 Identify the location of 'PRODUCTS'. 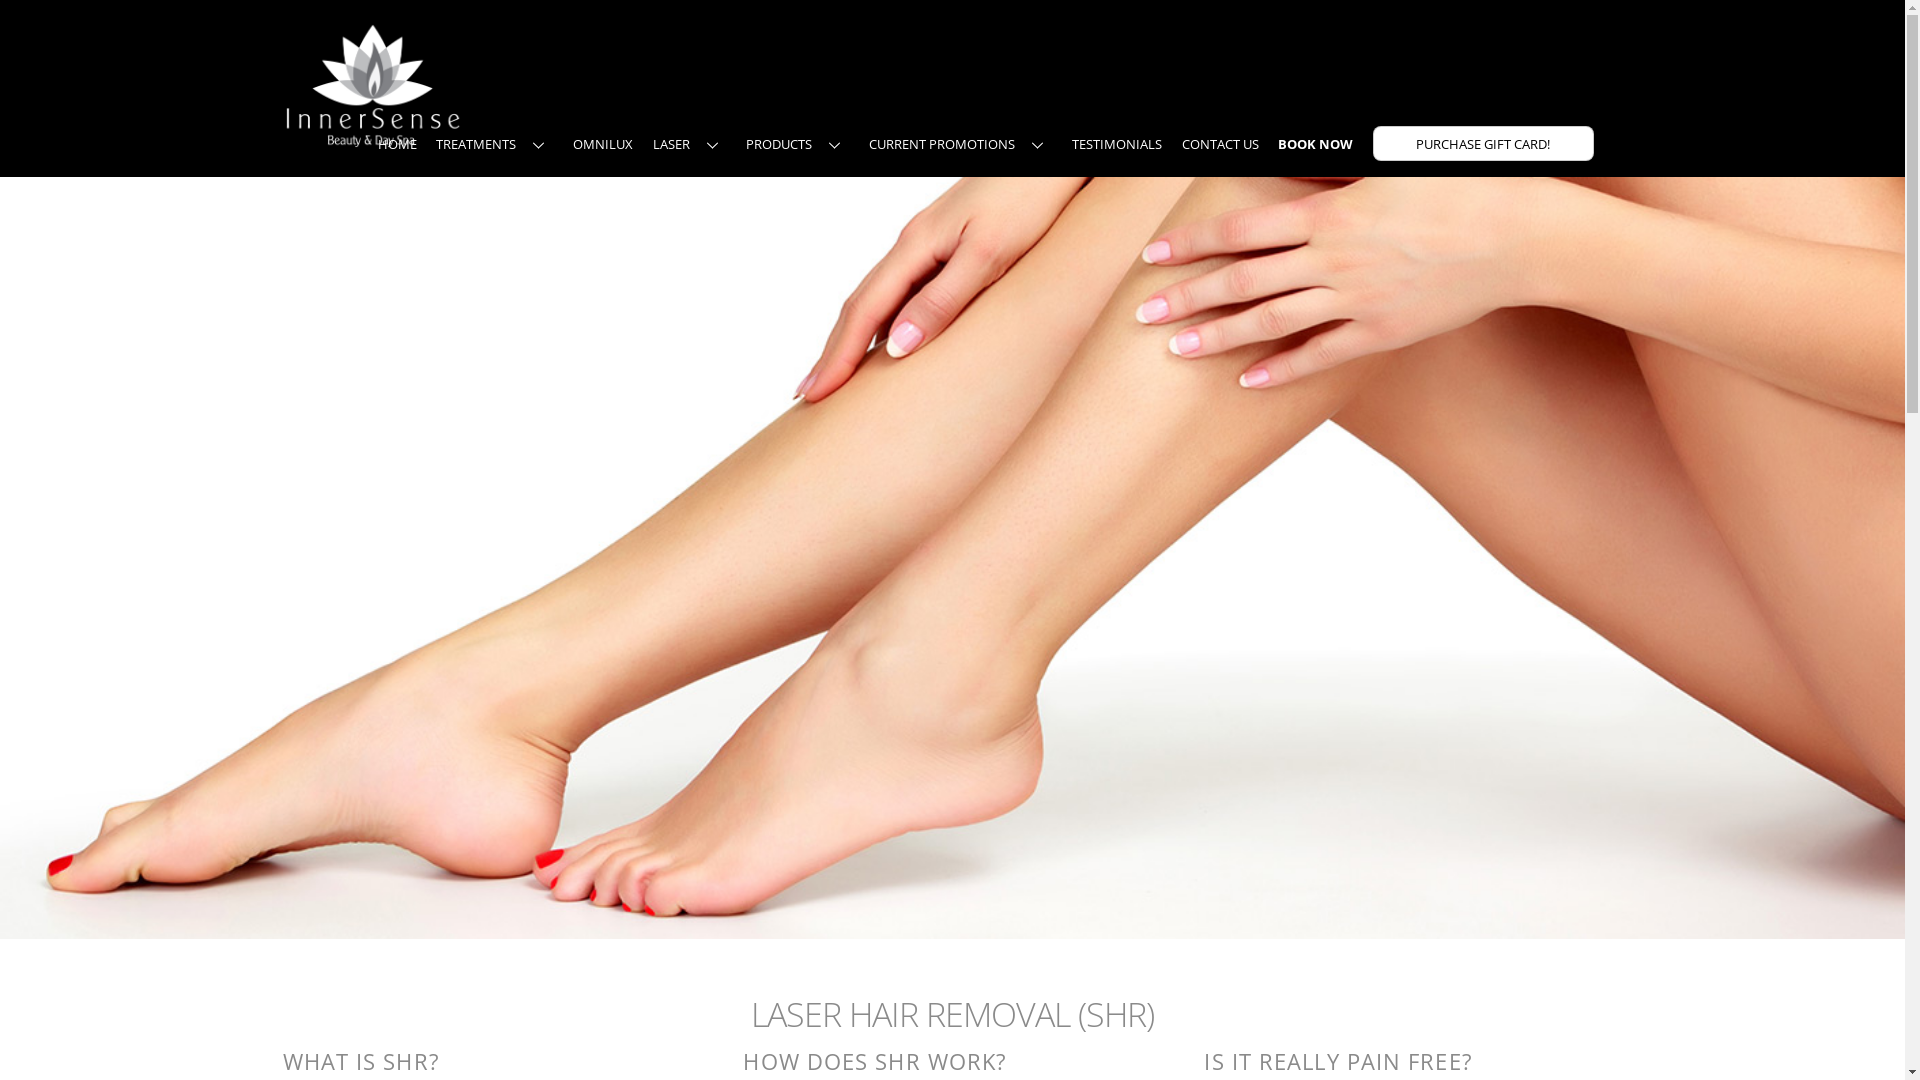
(797, 142).